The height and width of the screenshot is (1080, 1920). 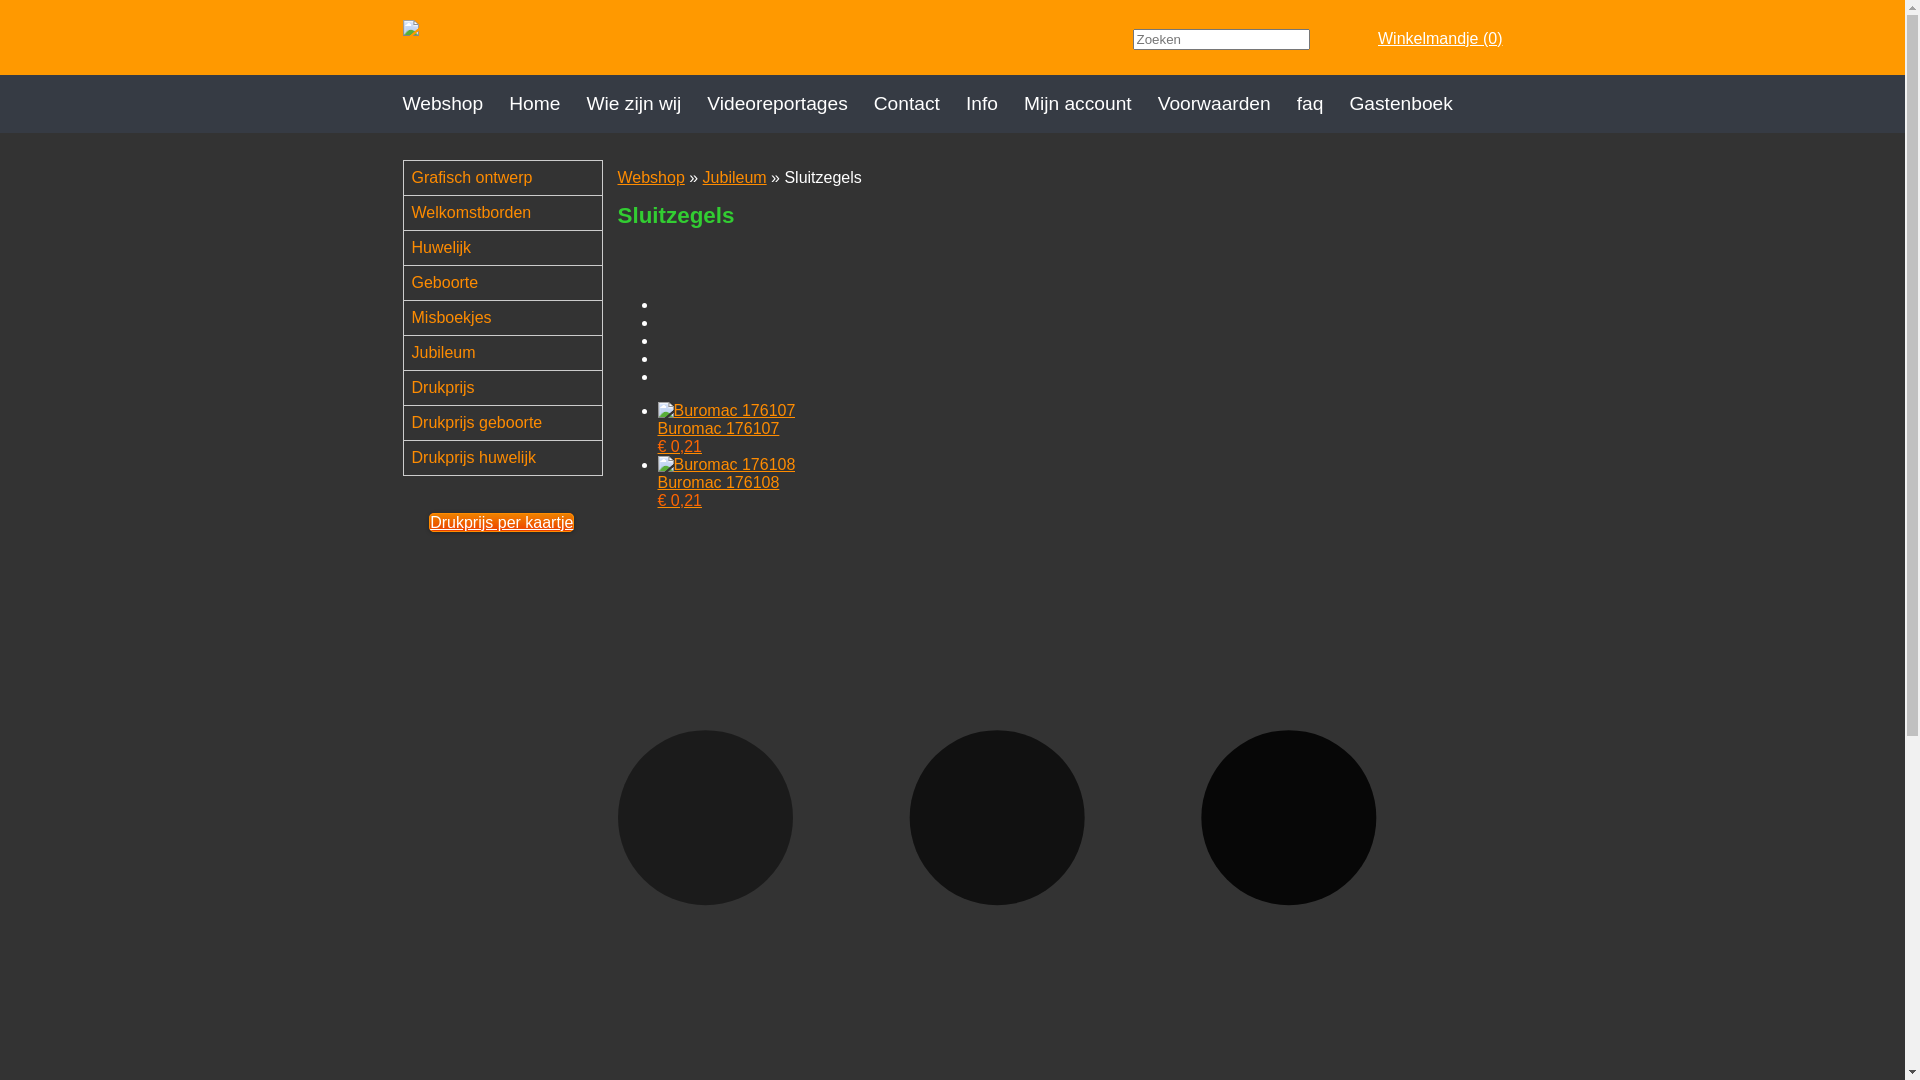 I want to click on 'Grafisch ontwerp', so click(x=510, y=176).